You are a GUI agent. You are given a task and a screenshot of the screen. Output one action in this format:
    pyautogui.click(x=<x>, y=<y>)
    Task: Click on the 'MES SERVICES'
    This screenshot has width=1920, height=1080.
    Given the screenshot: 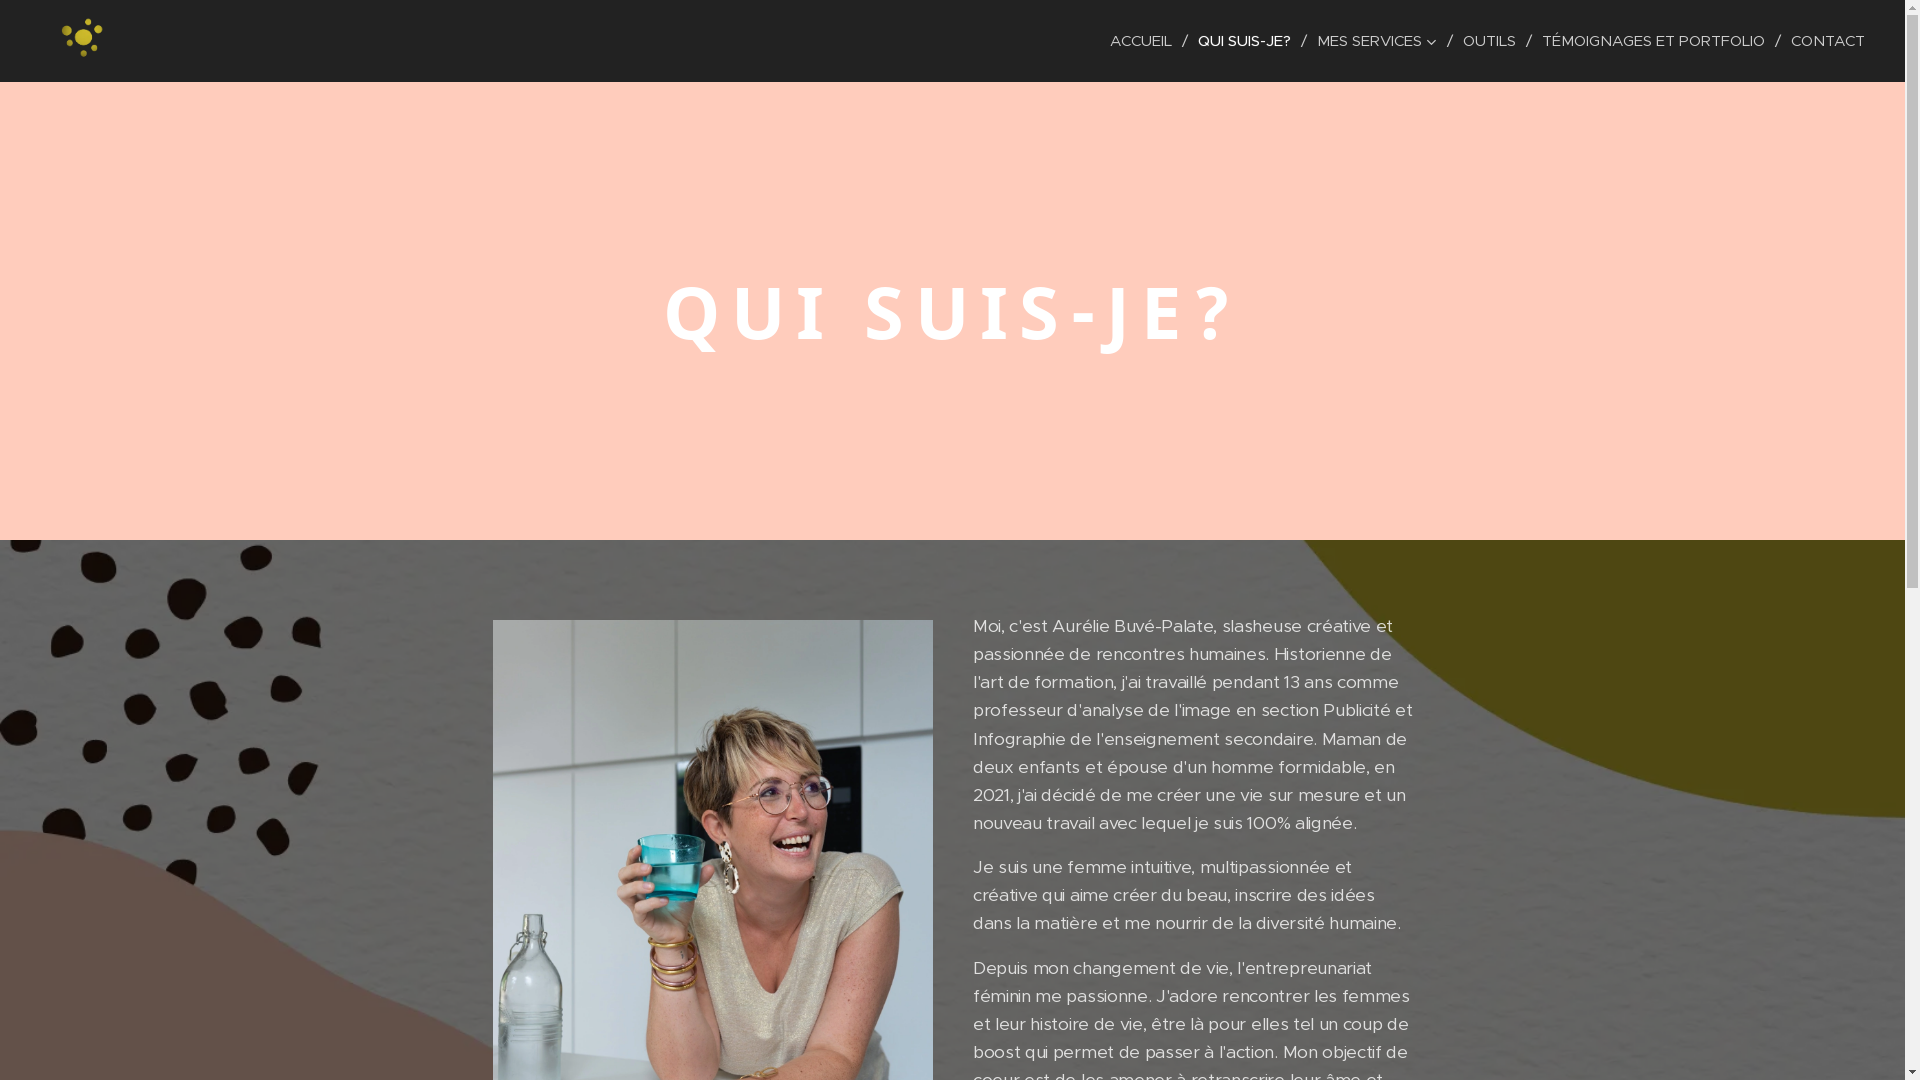 What is the action you would take?
    pyautogui.click(x=1379, y=41)
    